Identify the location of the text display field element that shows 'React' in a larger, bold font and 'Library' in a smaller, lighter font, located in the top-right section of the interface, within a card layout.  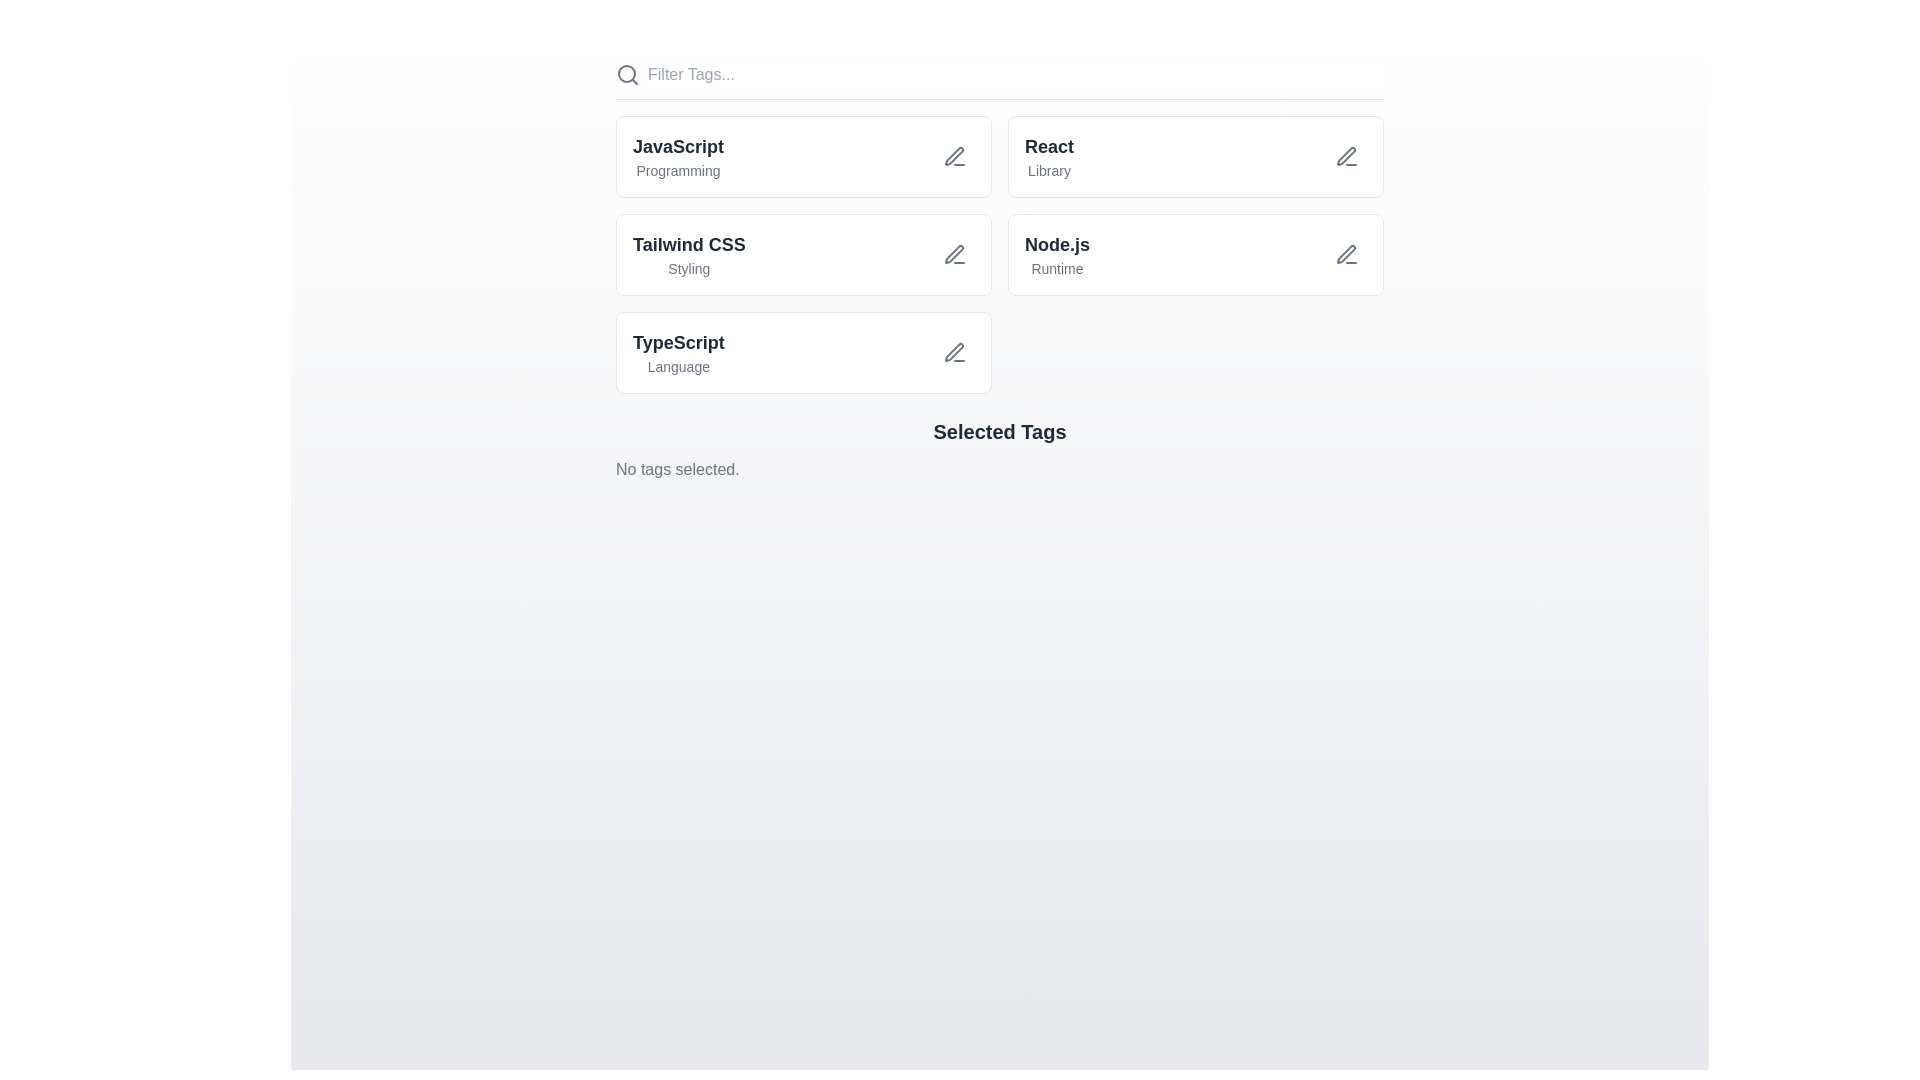
(1048, 156).